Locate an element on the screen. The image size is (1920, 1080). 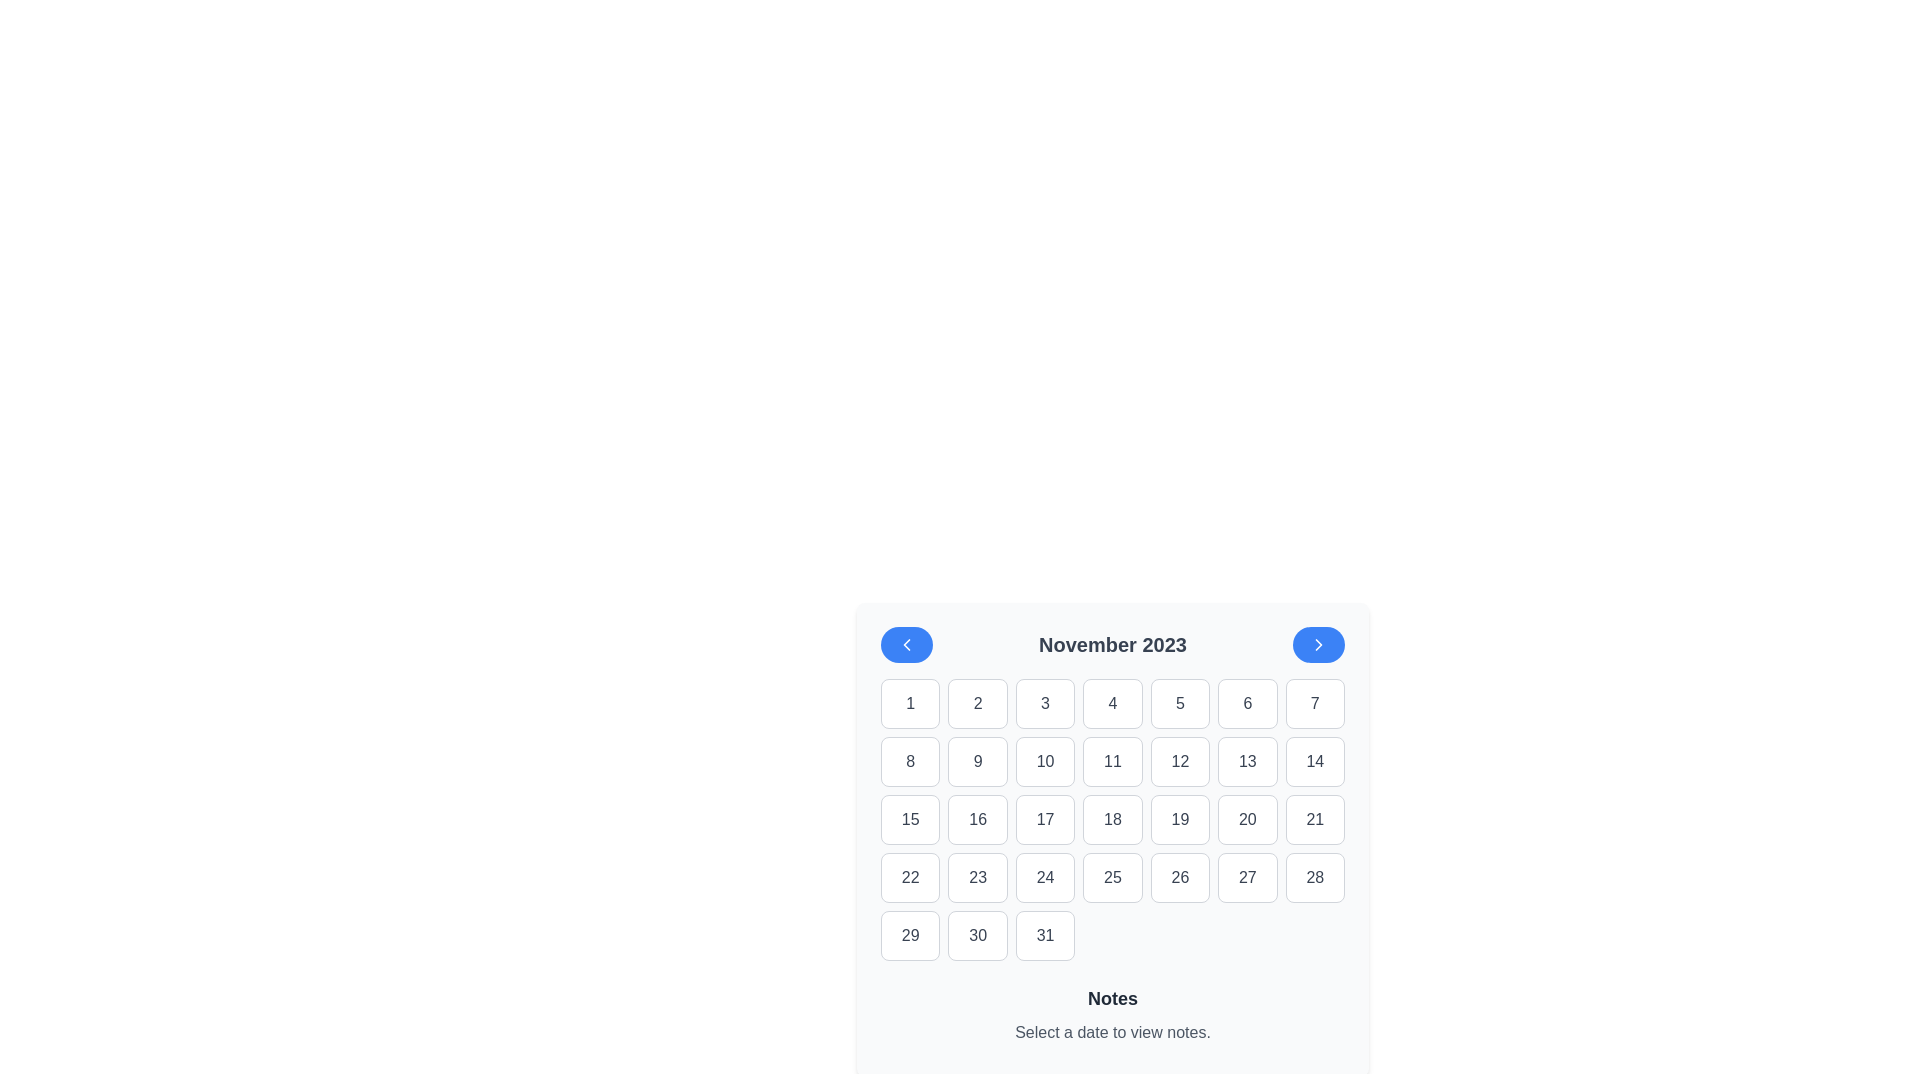
the calendar date button located in the second row and second column of the grid layout is located at coordinates (978, 762).